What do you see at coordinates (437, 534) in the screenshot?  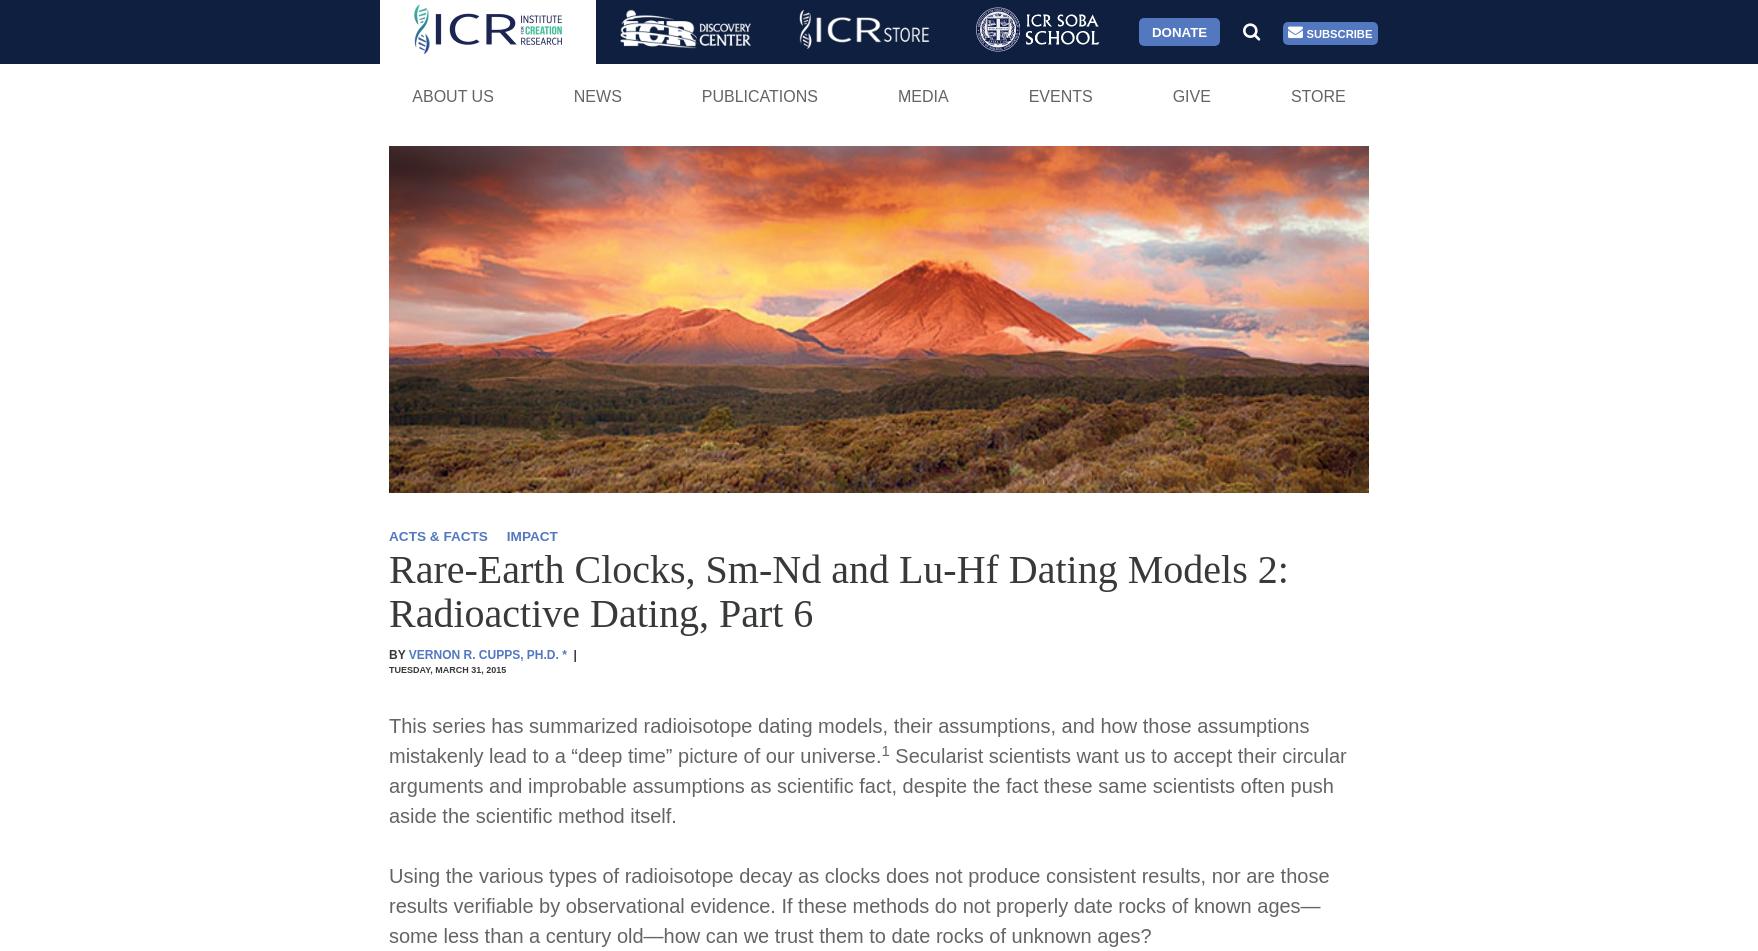 I see `'ACTS & FACTS'` at bounding box center [437, 534].